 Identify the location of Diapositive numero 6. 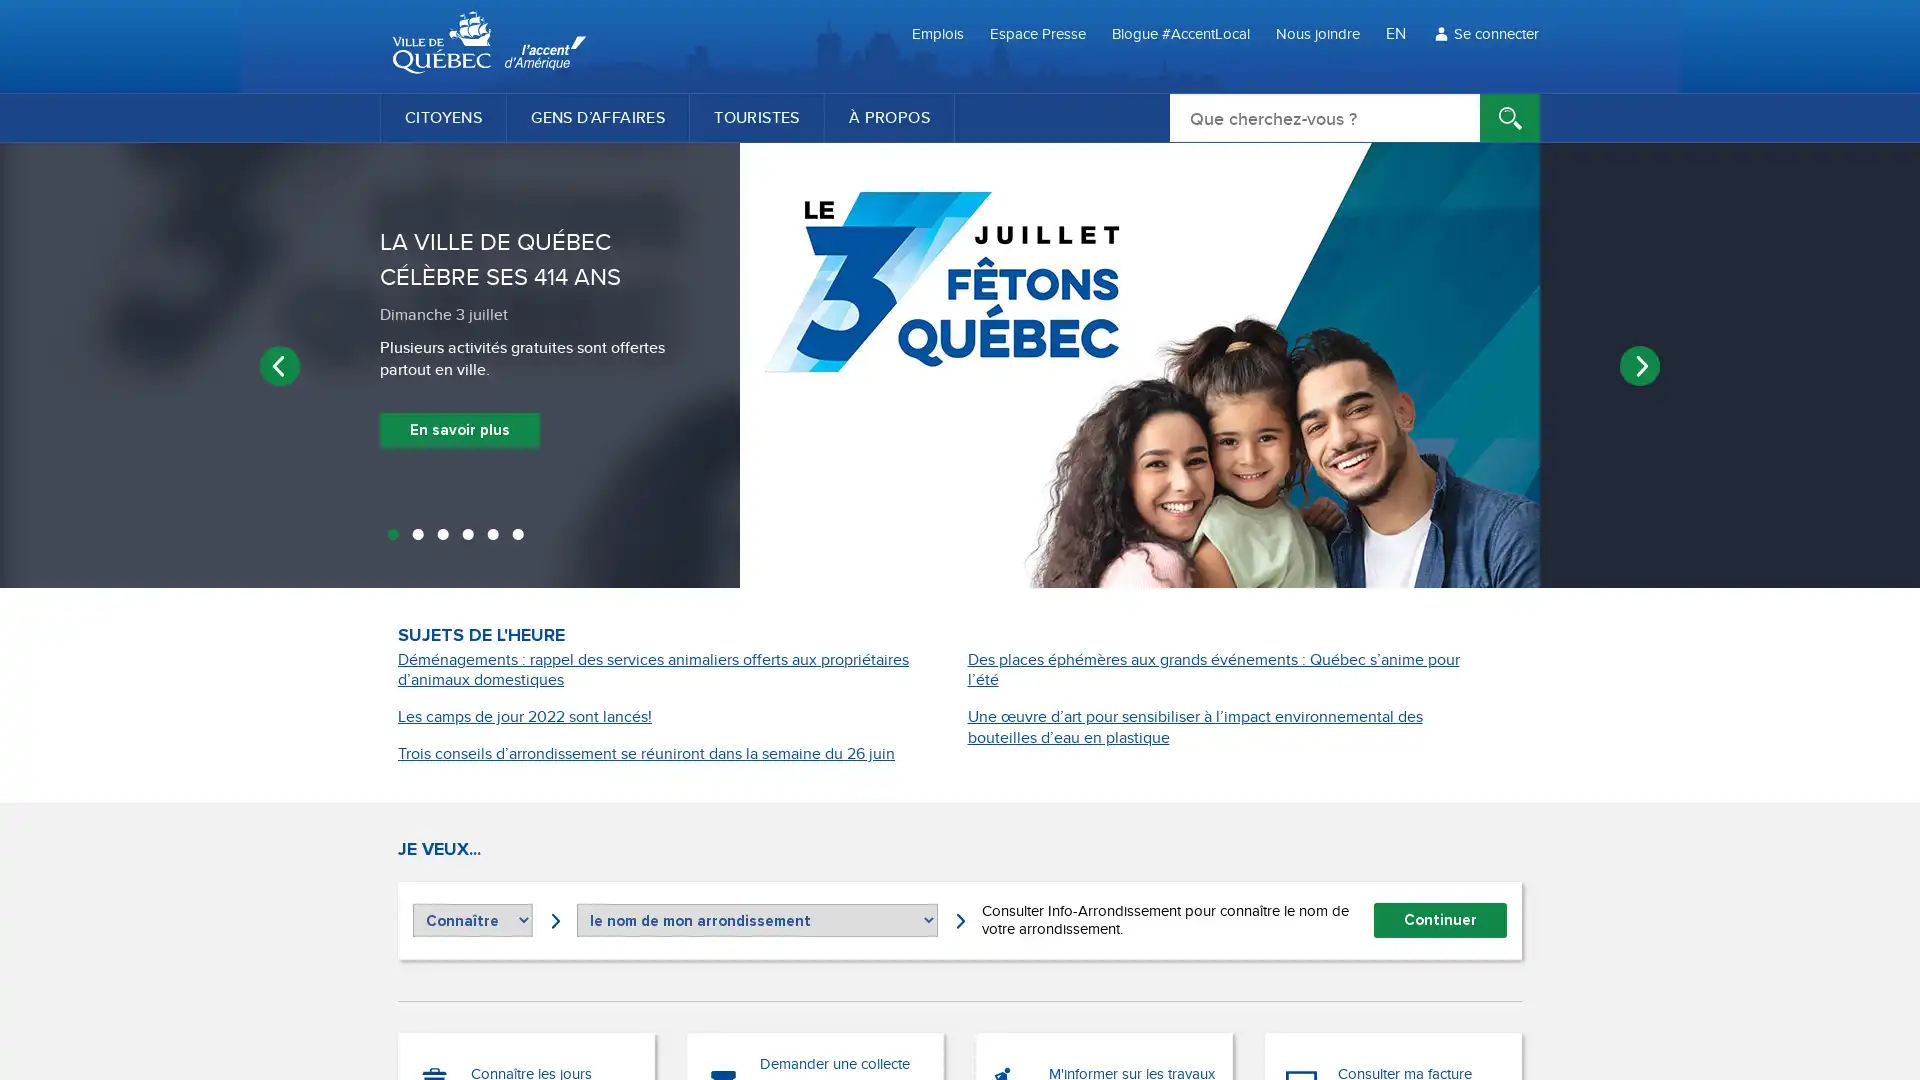
(517, 535).